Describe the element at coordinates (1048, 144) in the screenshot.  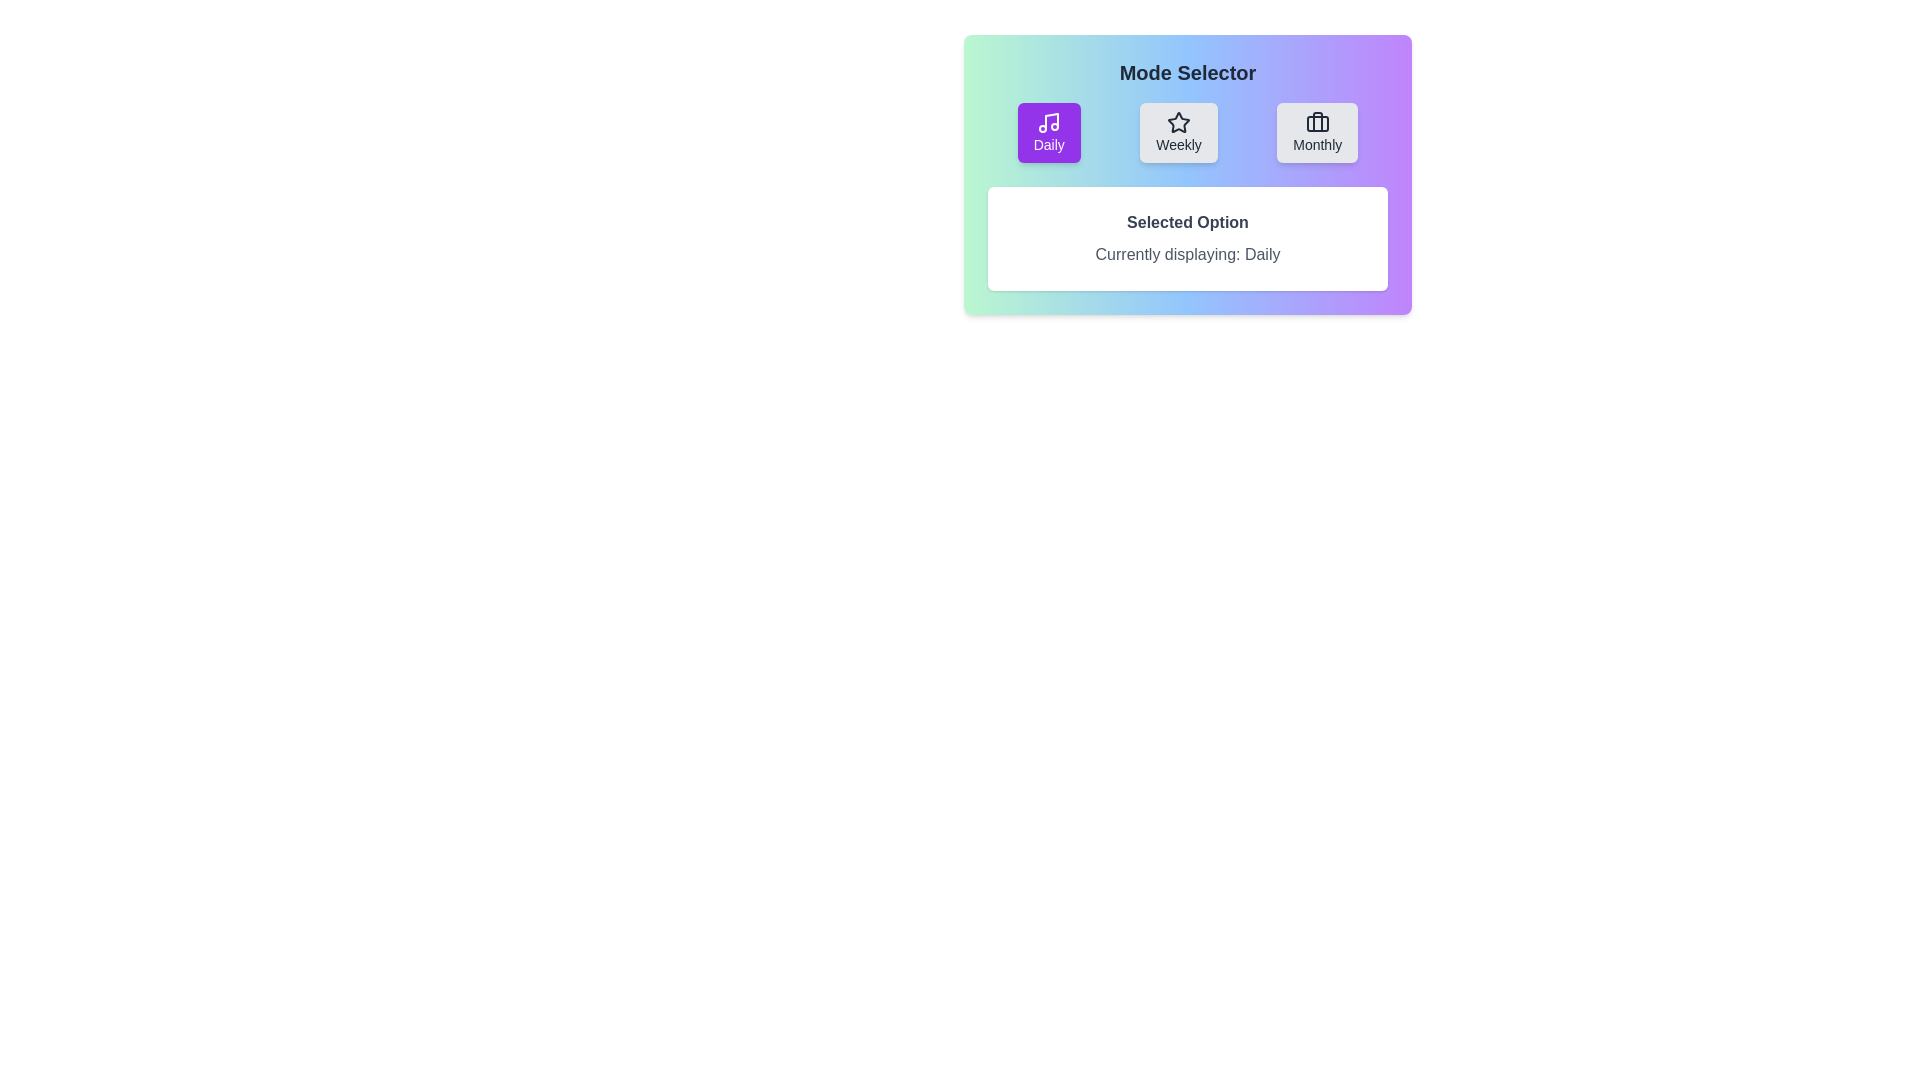
I see `text content of the label displaying 'Daily' in white text on a purple background, located at the bottom center of the purple button in the 'Mode Selector' group` at that location.